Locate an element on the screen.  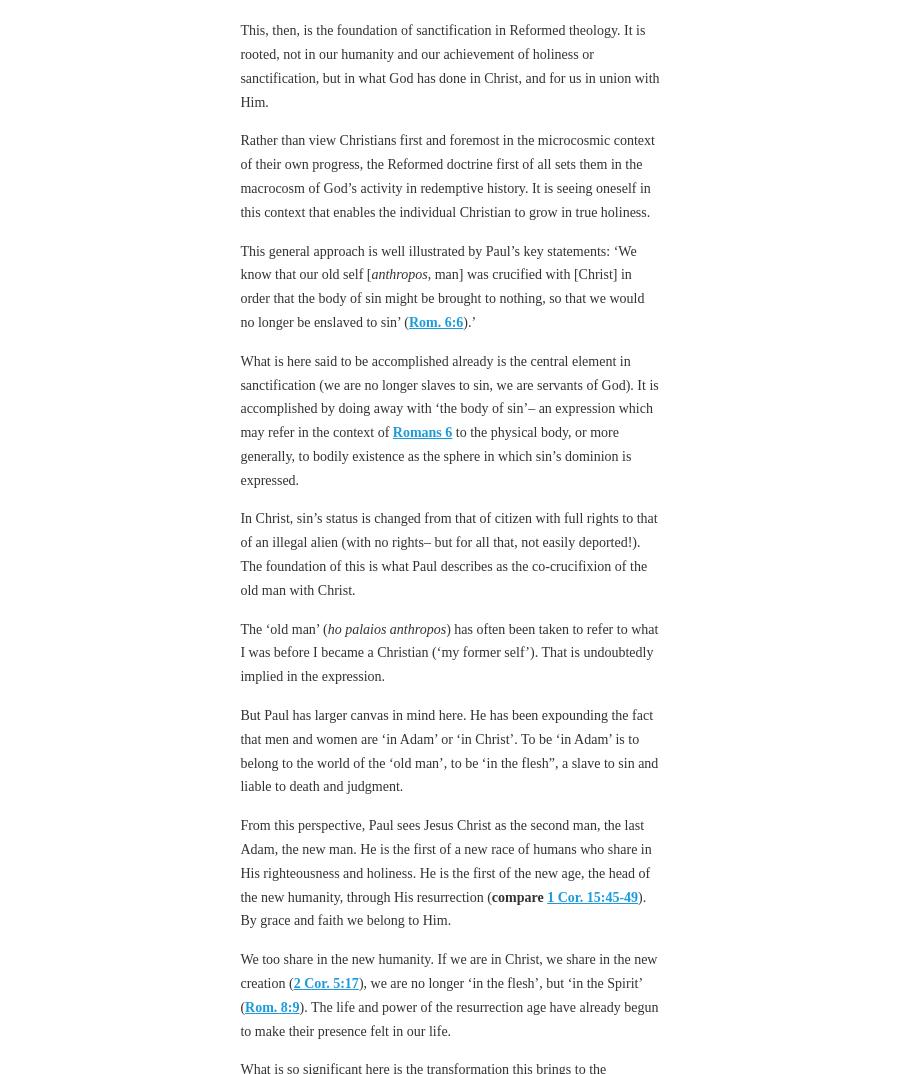
'2 Cor. 5:17' is located at coordinates (292, 982).